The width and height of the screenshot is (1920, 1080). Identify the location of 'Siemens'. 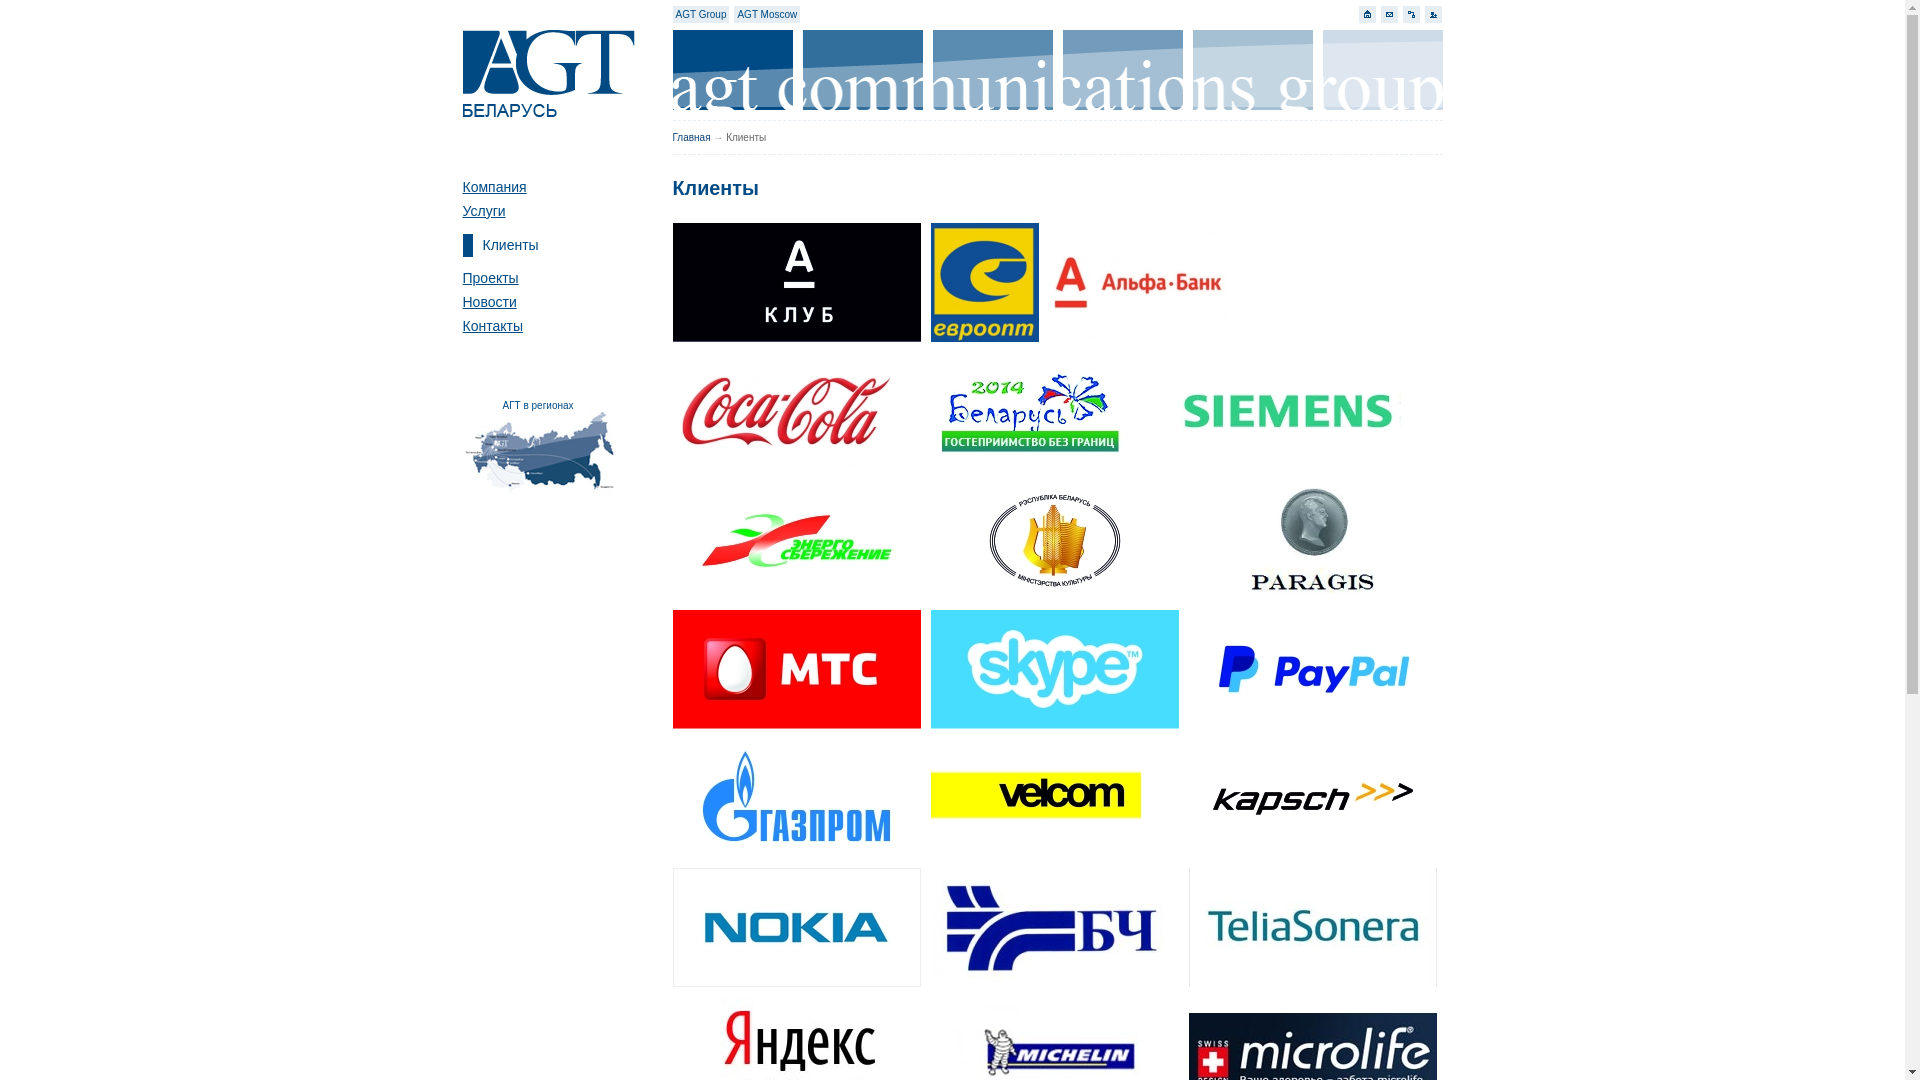
(1163, 410).